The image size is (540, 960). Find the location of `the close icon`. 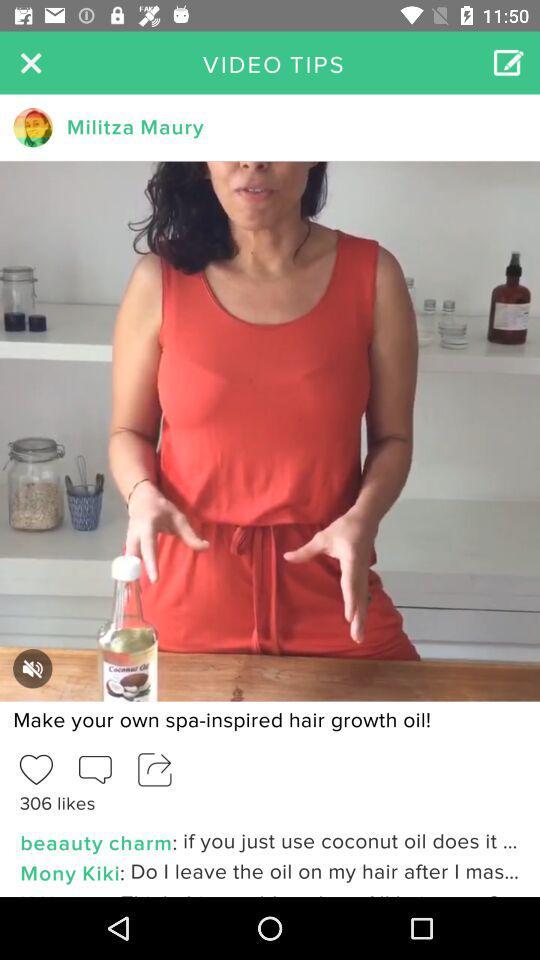

the close icon is located at coordinates (30, 62).